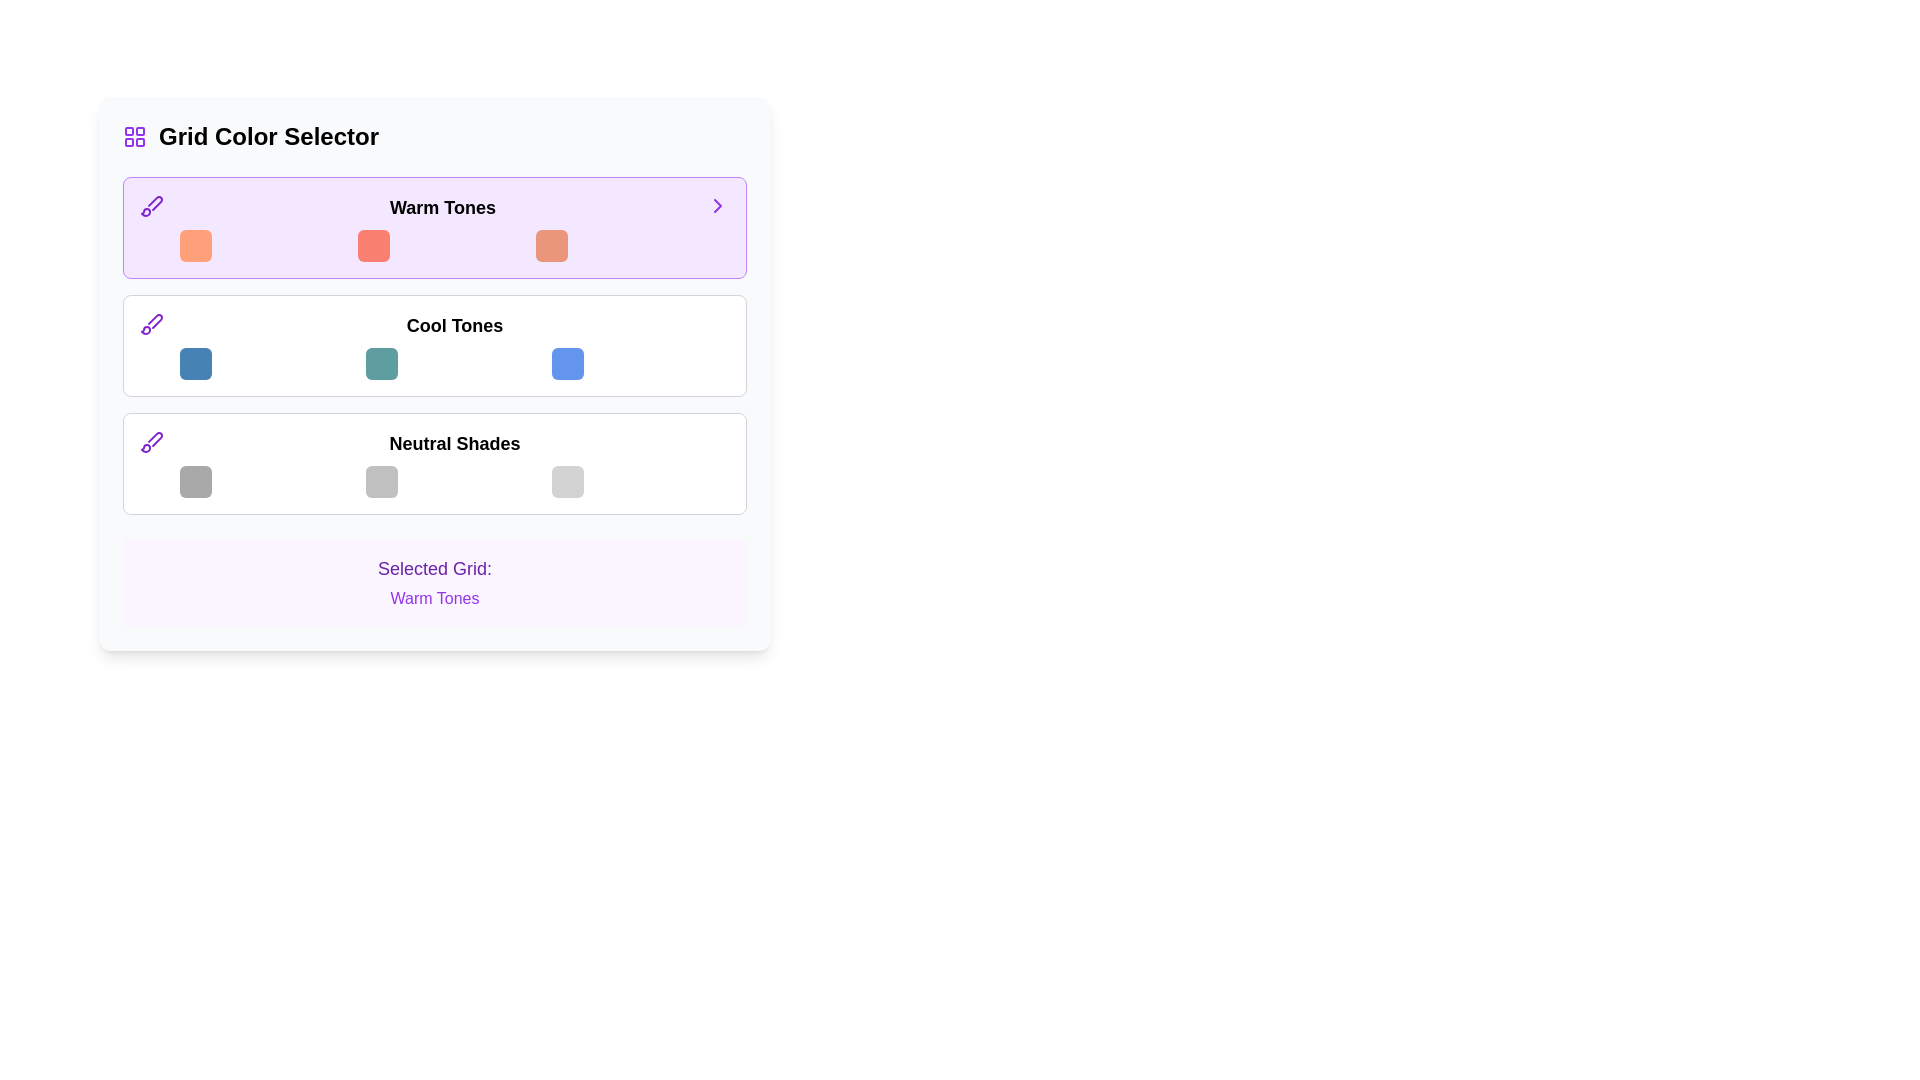 The height and width of the screenshot is (1080, 1920). What do you see at coordinates (151, 441) in the screenshot?
I see `the purple paintbrush icon located to the left of the 'Neutral Shades' text in the grid color selector interface` at bounding box center [151, 441].